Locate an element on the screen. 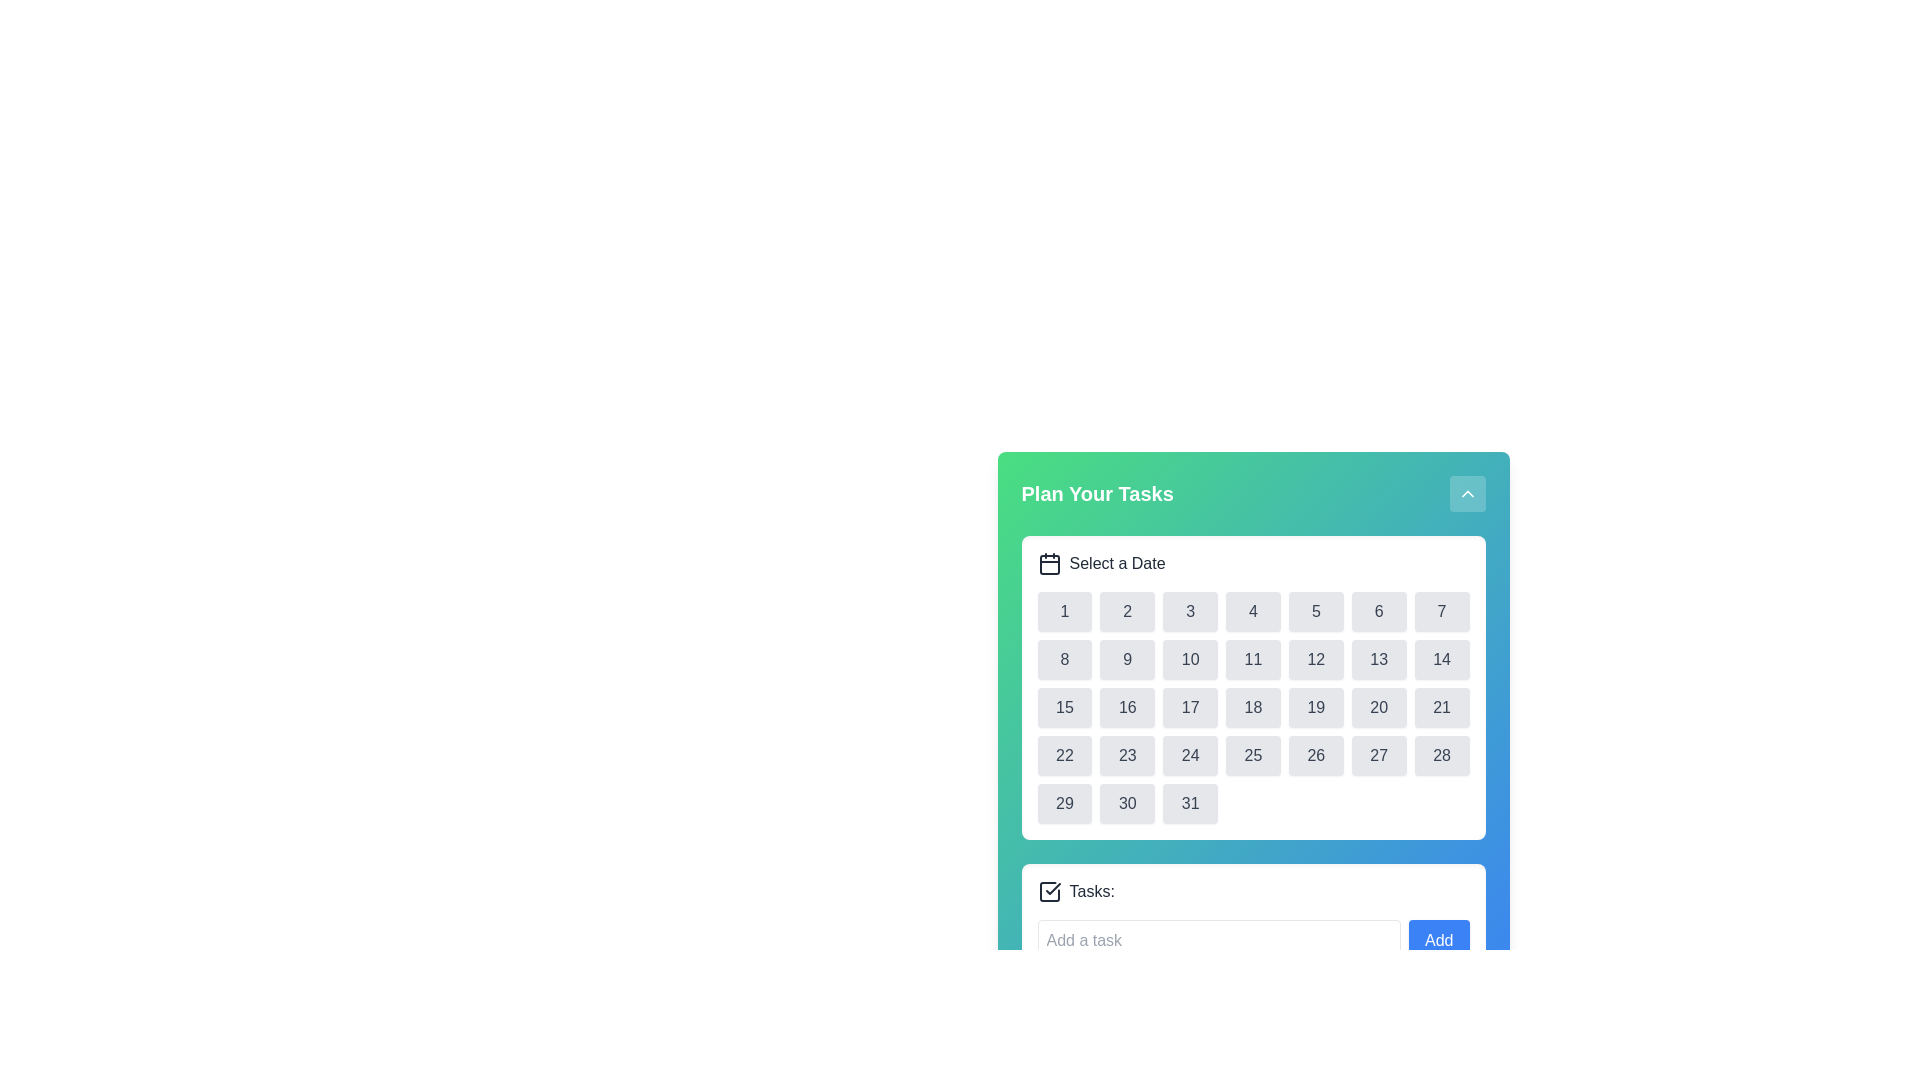 This screenshot has height=1080, width=1920. the button in the sixth column of the fourth row of the calendar component, which displays the number '26' in dark gray on a light gray background is located at coordinates (1316, 756).